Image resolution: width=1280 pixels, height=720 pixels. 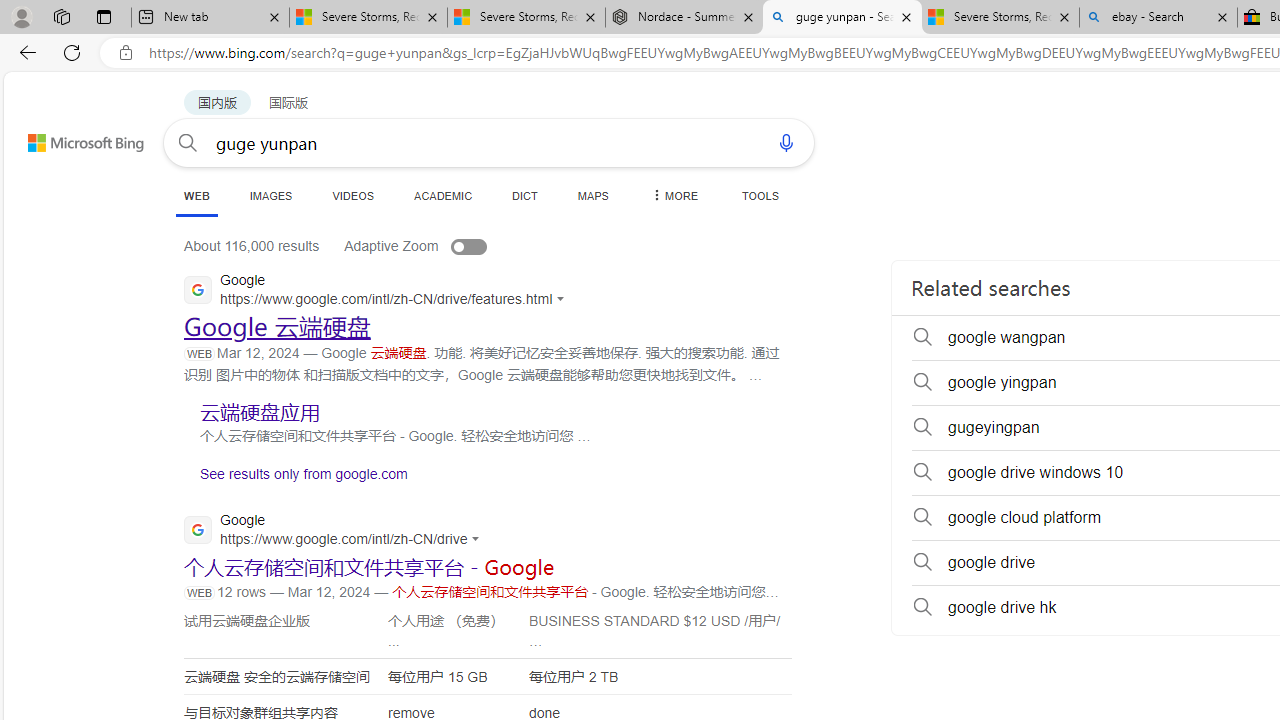 What do you see at coordinates (61, 16) in the screenshot?
I see `'Workspaces'` at bounding box center [61, 16].